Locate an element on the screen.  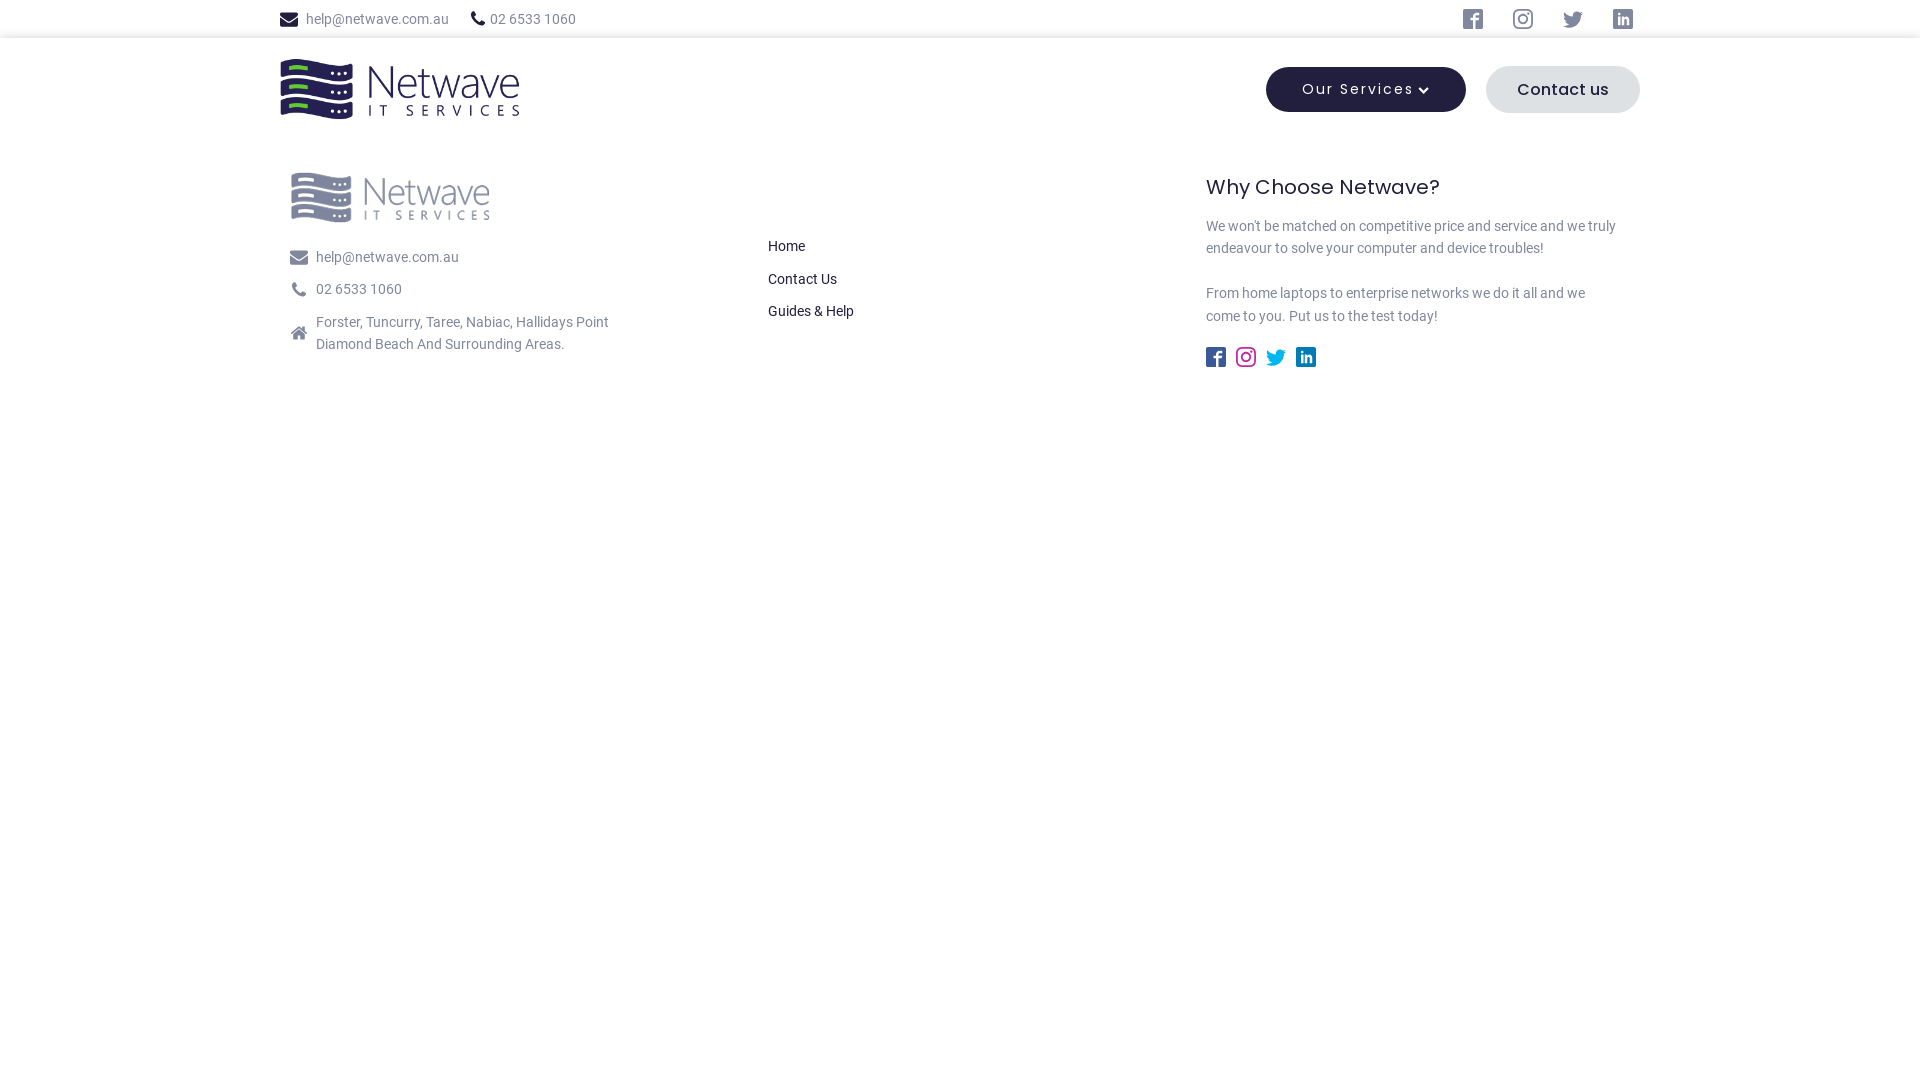
'02 6533 1060' is located at coordinates (522, 19).